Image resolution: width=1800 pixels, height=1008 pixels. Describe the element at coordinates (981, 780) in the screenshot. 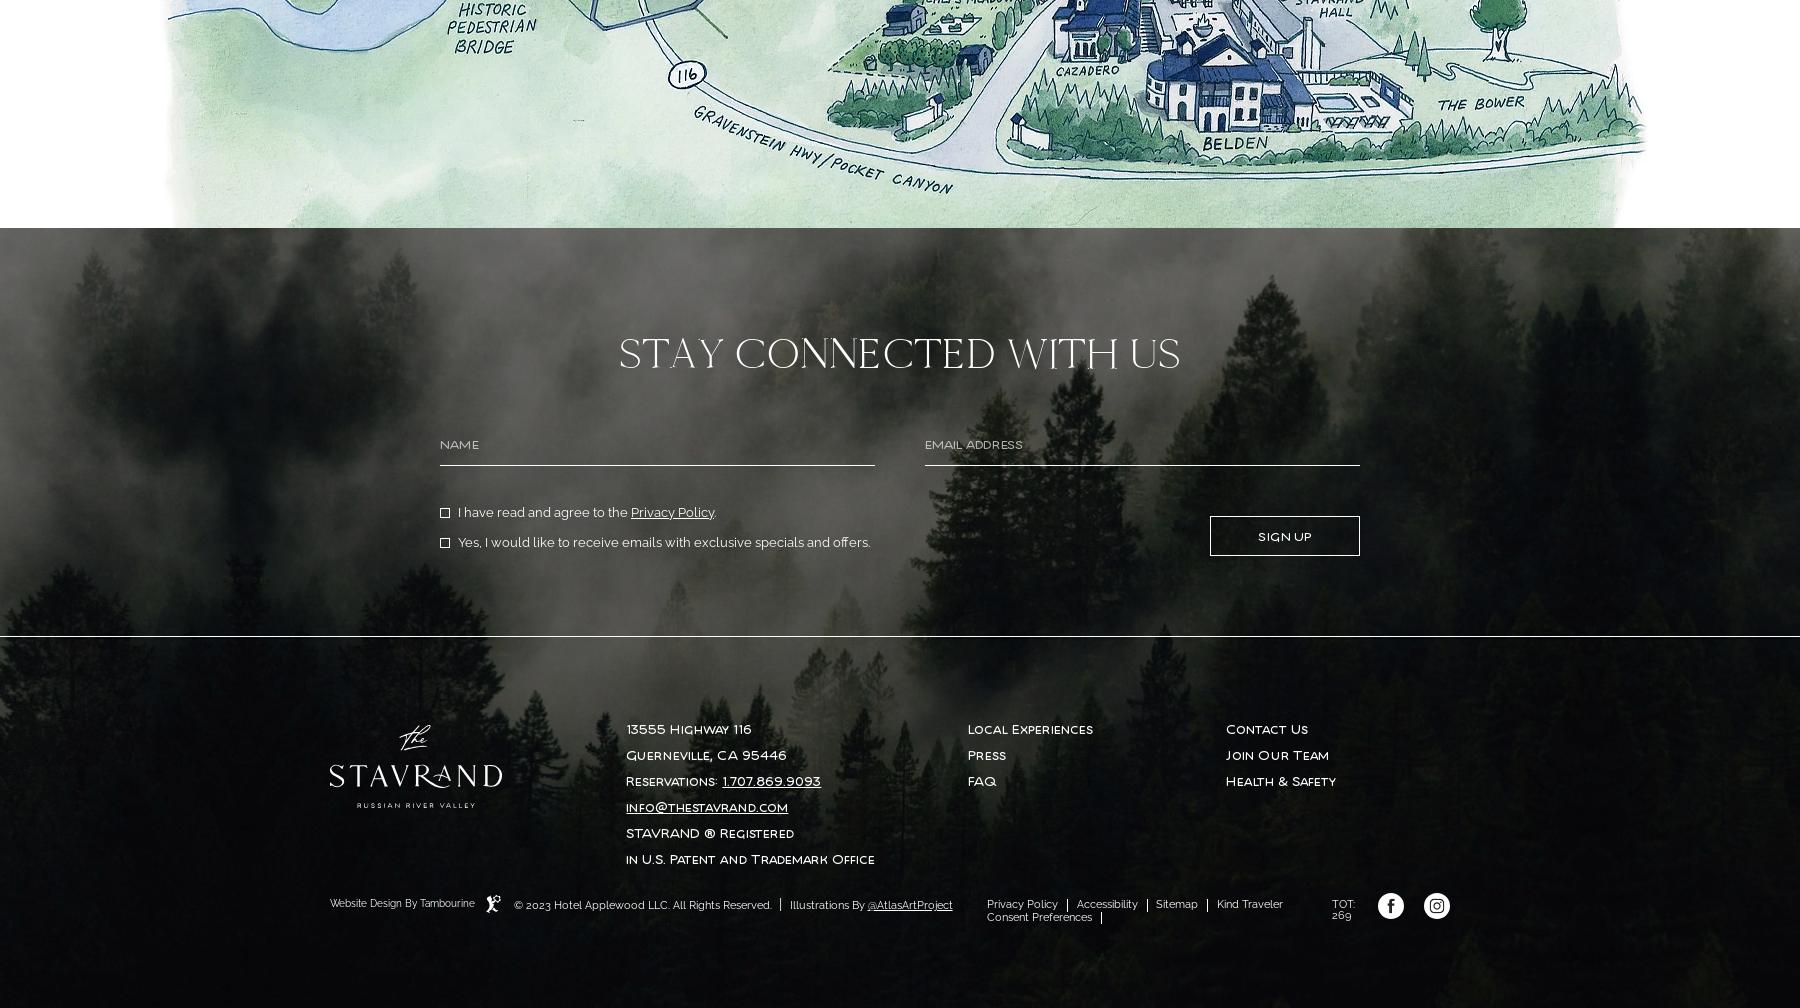

I see `'FAQ'` at that location.